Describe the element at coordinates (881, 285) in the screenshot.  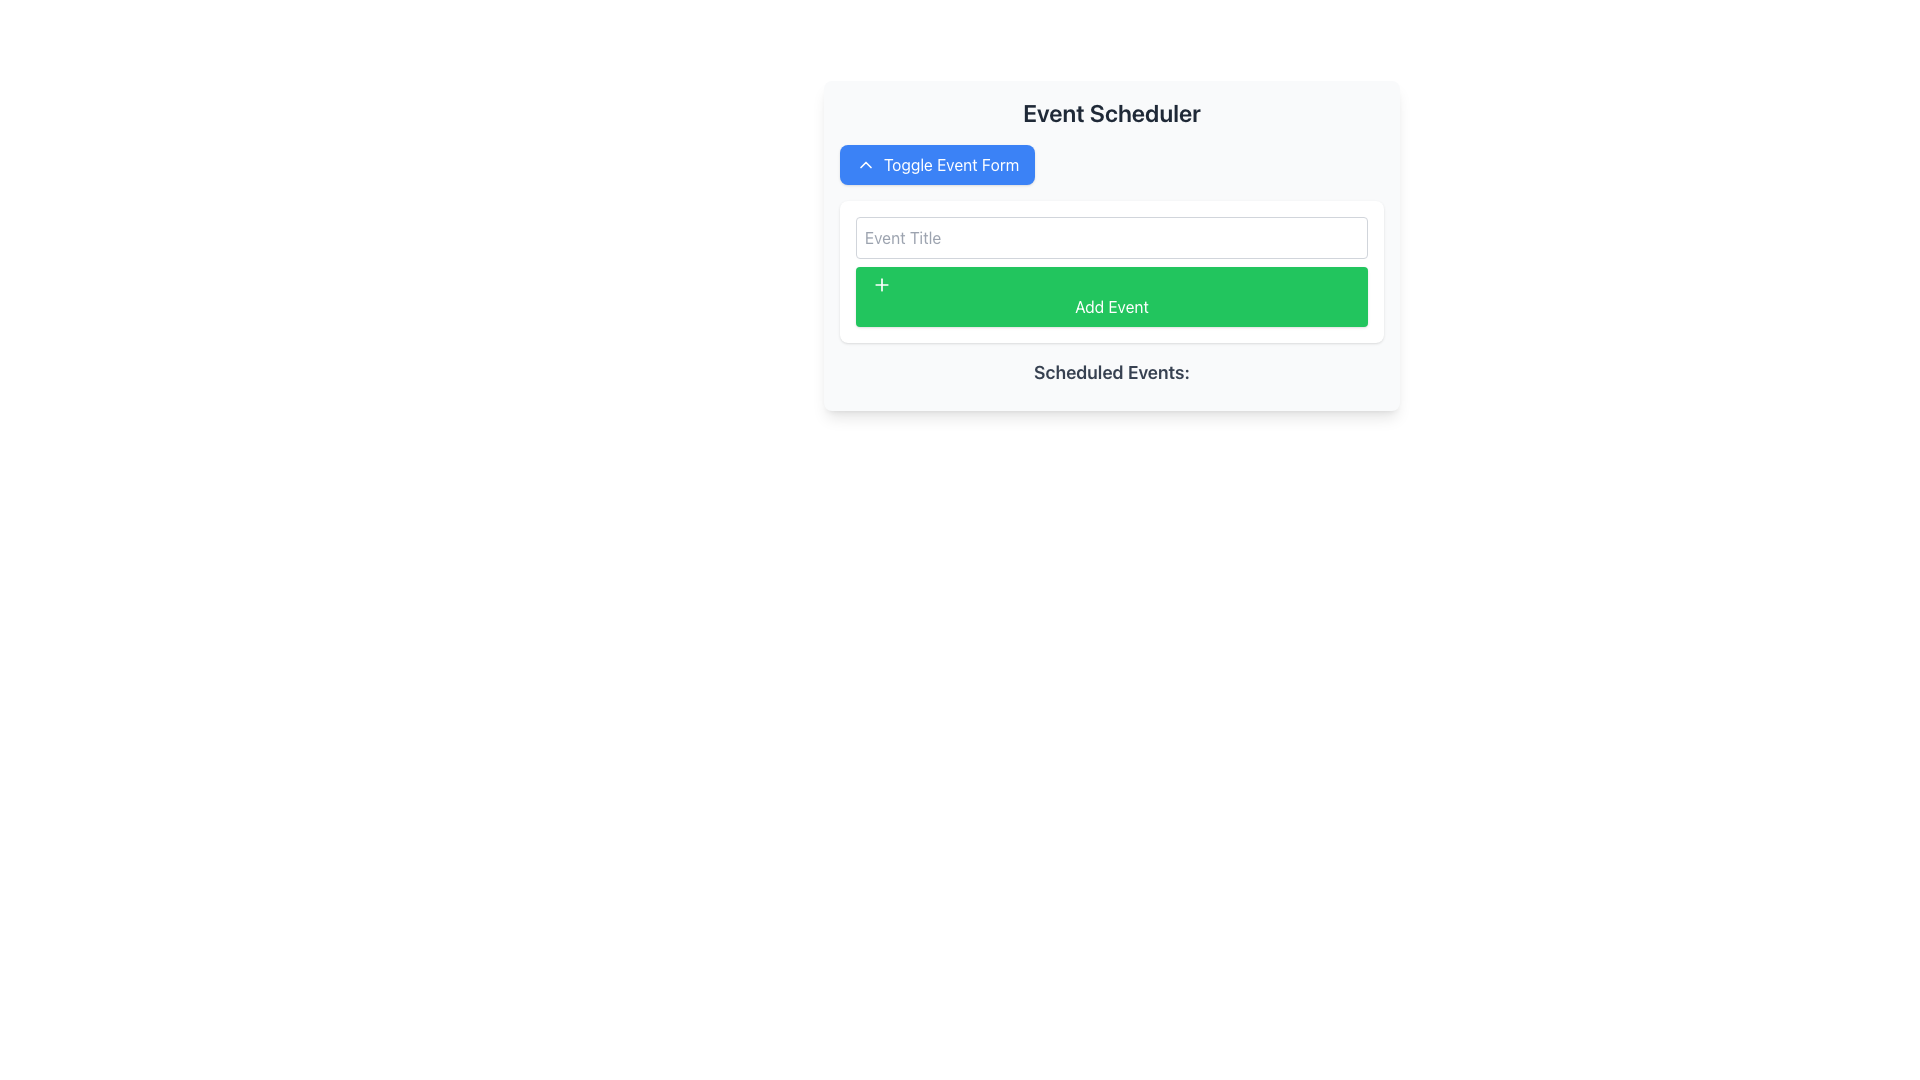
I see `the small green plus icon with a white stroke located to the left of the 'Add Event' button` at that location.